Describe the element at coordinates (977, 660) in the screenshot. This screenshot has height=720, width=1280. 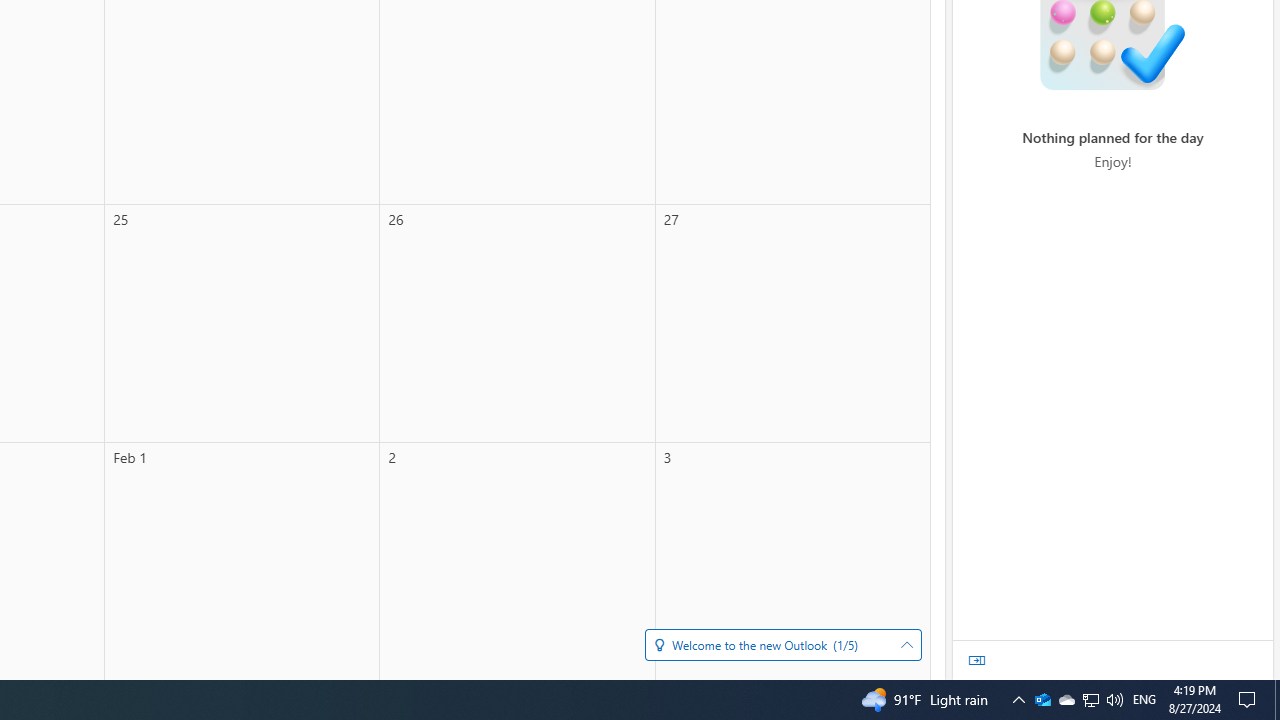
I see `'Toggle agenda pane'` at that location.